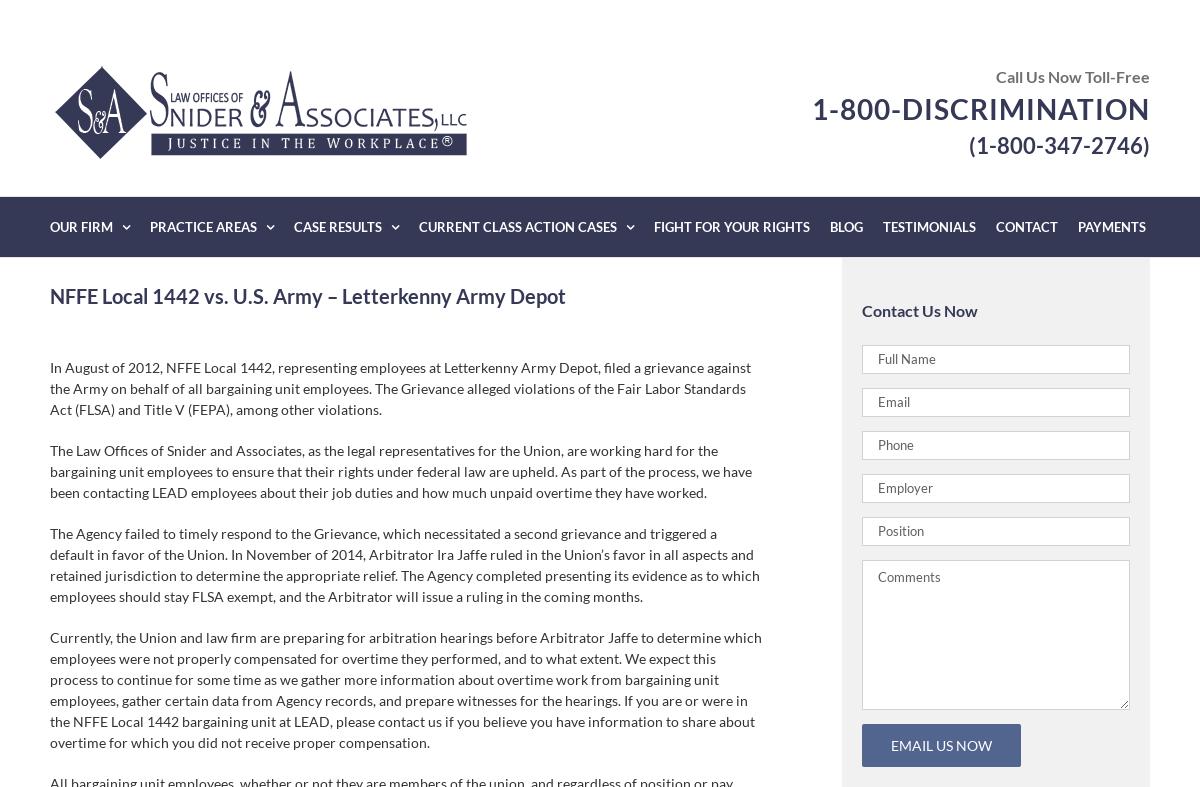 This screenshot has height=787, width=1200. What do you see at coordinates (981, 107) in the screenshot?
I see `'1-800-DISCRIMINATION'` at bounding box center [981, 107].